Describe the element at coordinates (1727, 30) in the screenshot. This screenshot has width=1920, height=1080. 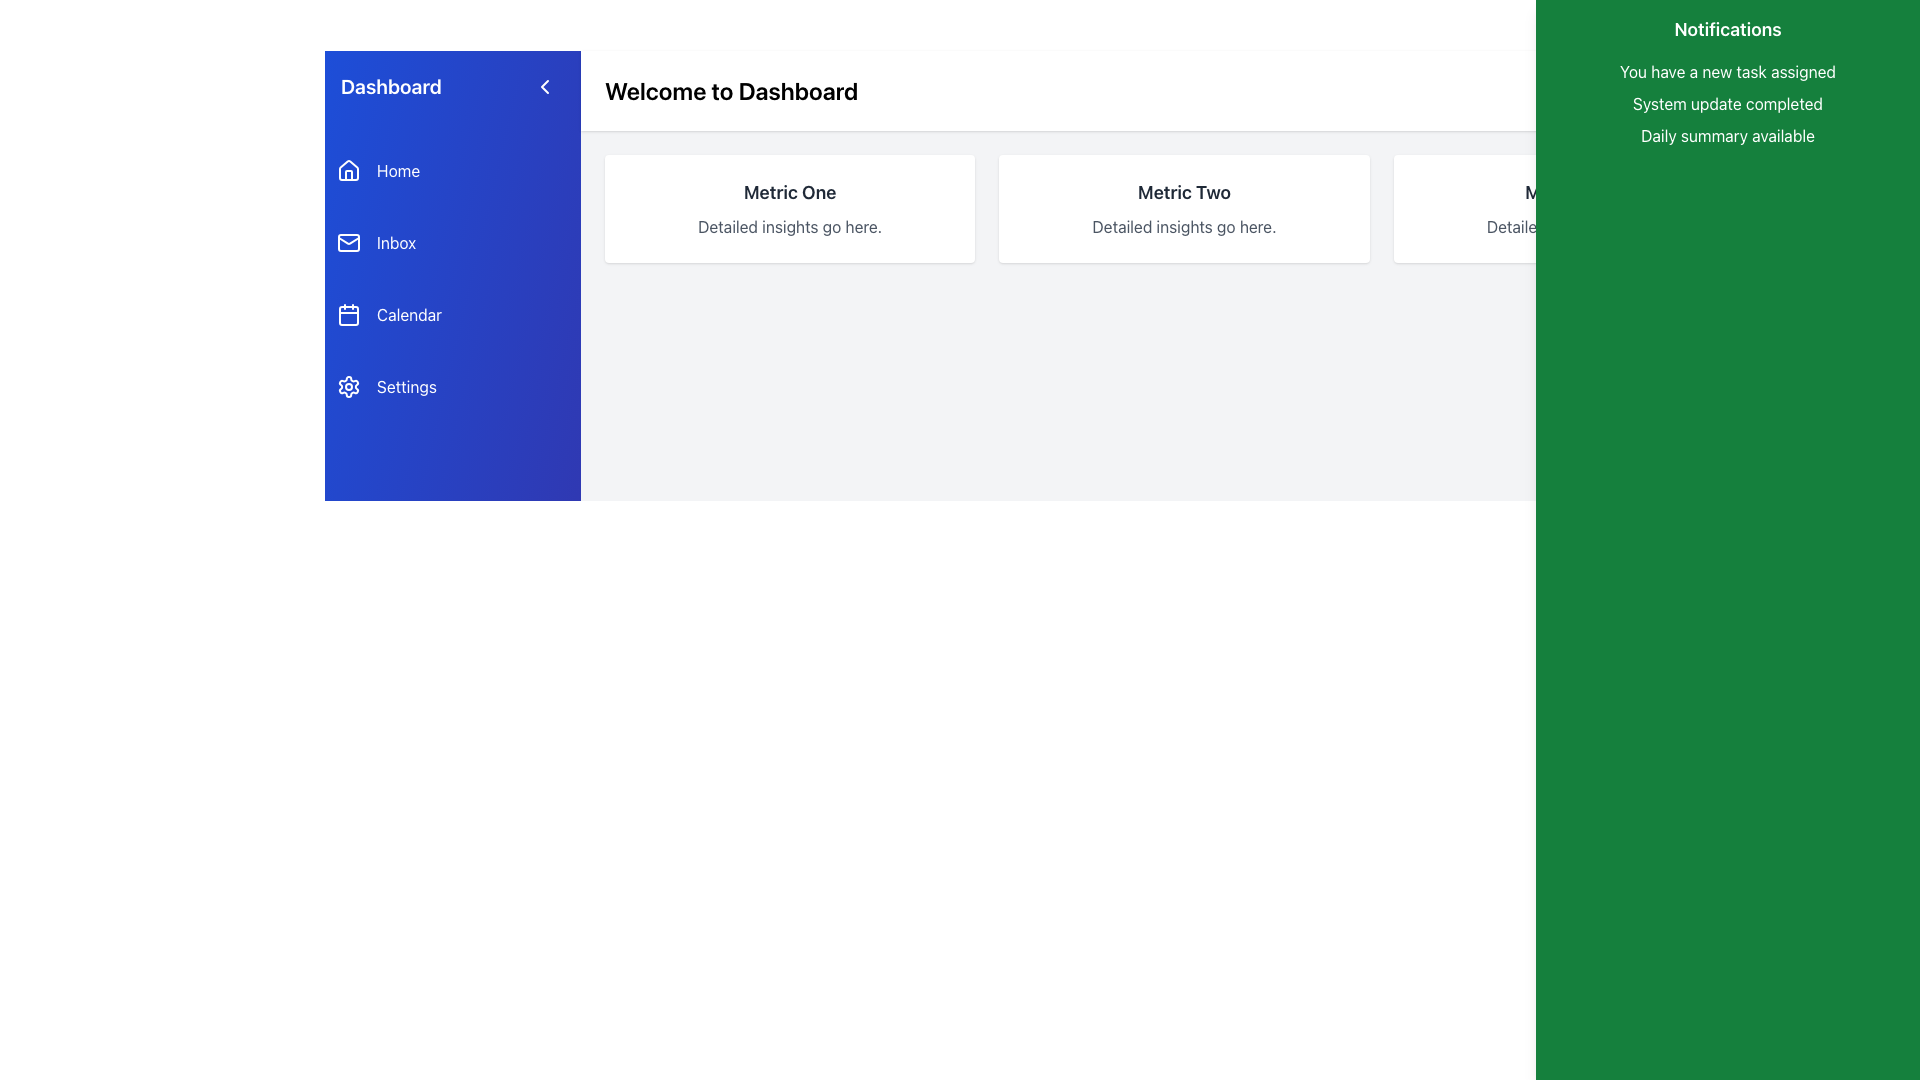
I see `'Notifications' header text at the top of the green sidebar to understand the section context` at that location.